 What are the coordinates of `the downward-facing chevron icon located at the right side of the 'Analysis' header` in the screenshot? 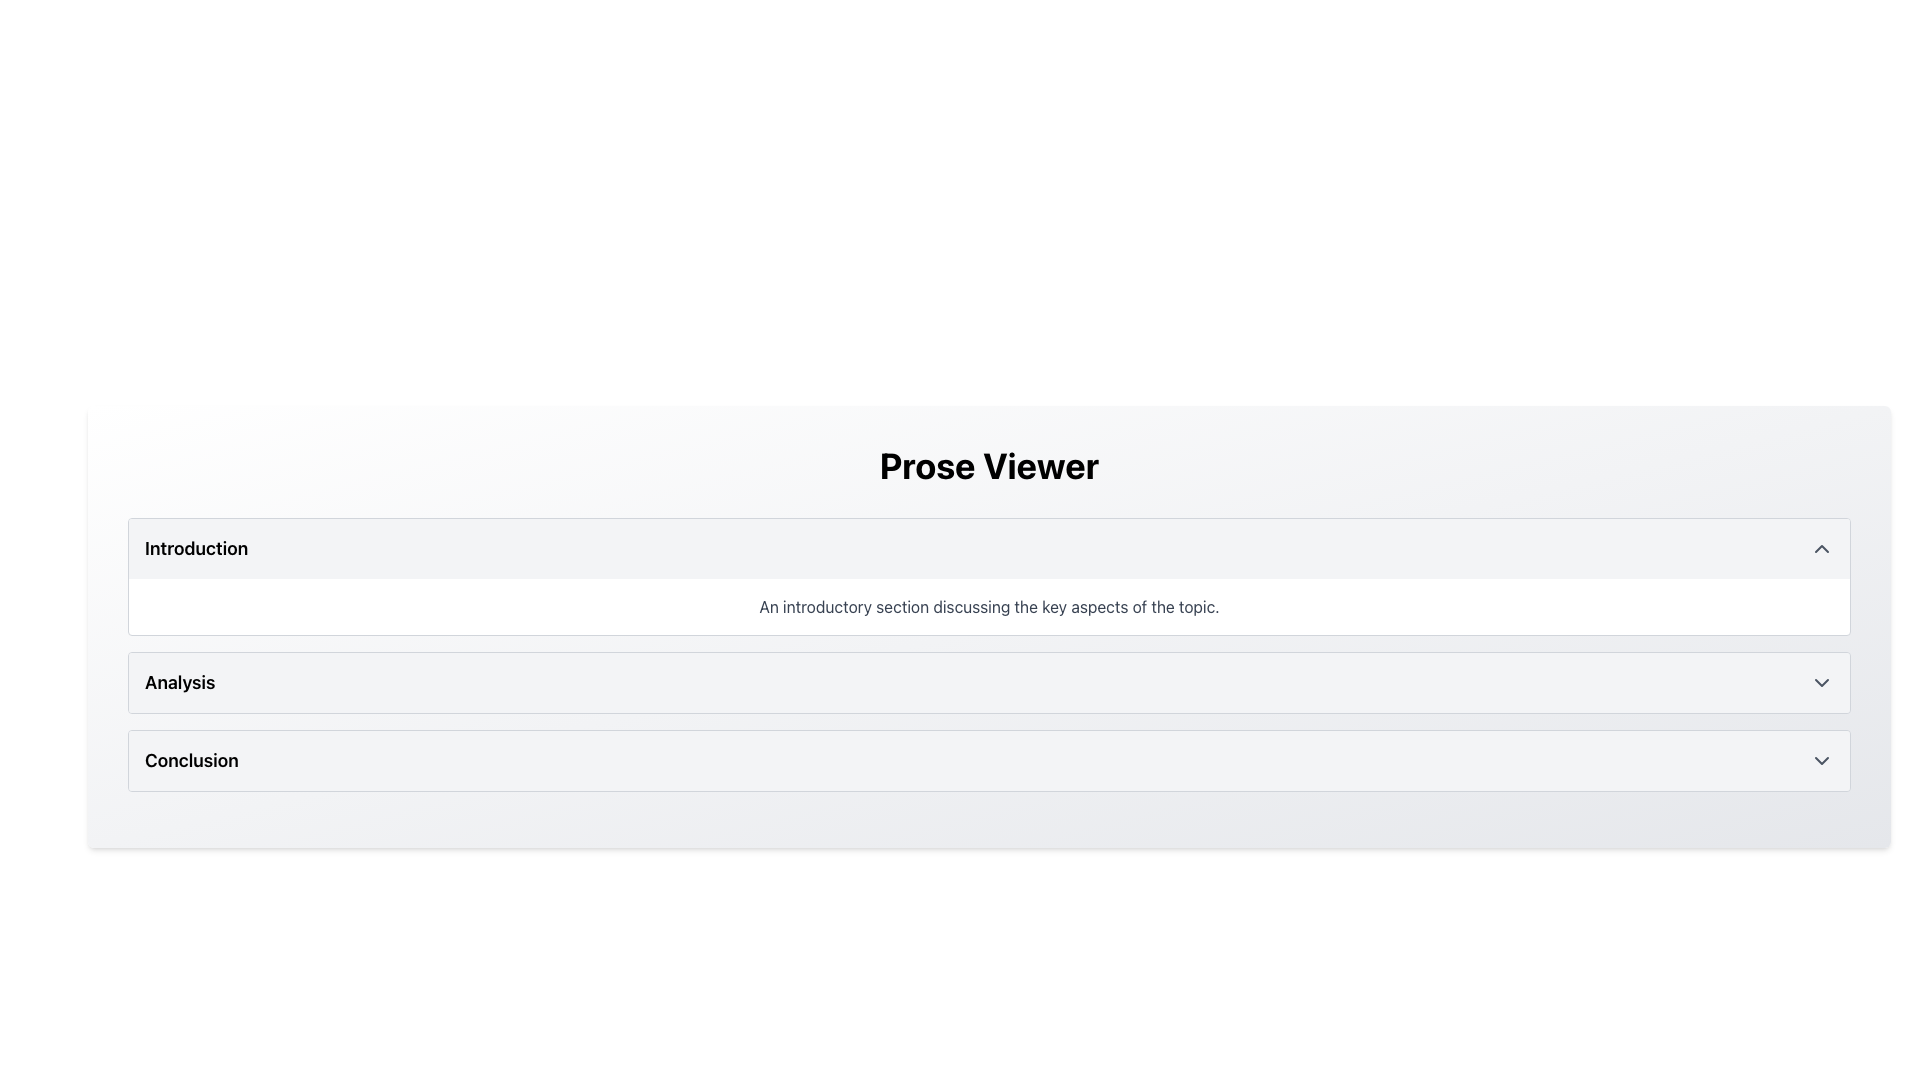 It's located at (1822, 681).